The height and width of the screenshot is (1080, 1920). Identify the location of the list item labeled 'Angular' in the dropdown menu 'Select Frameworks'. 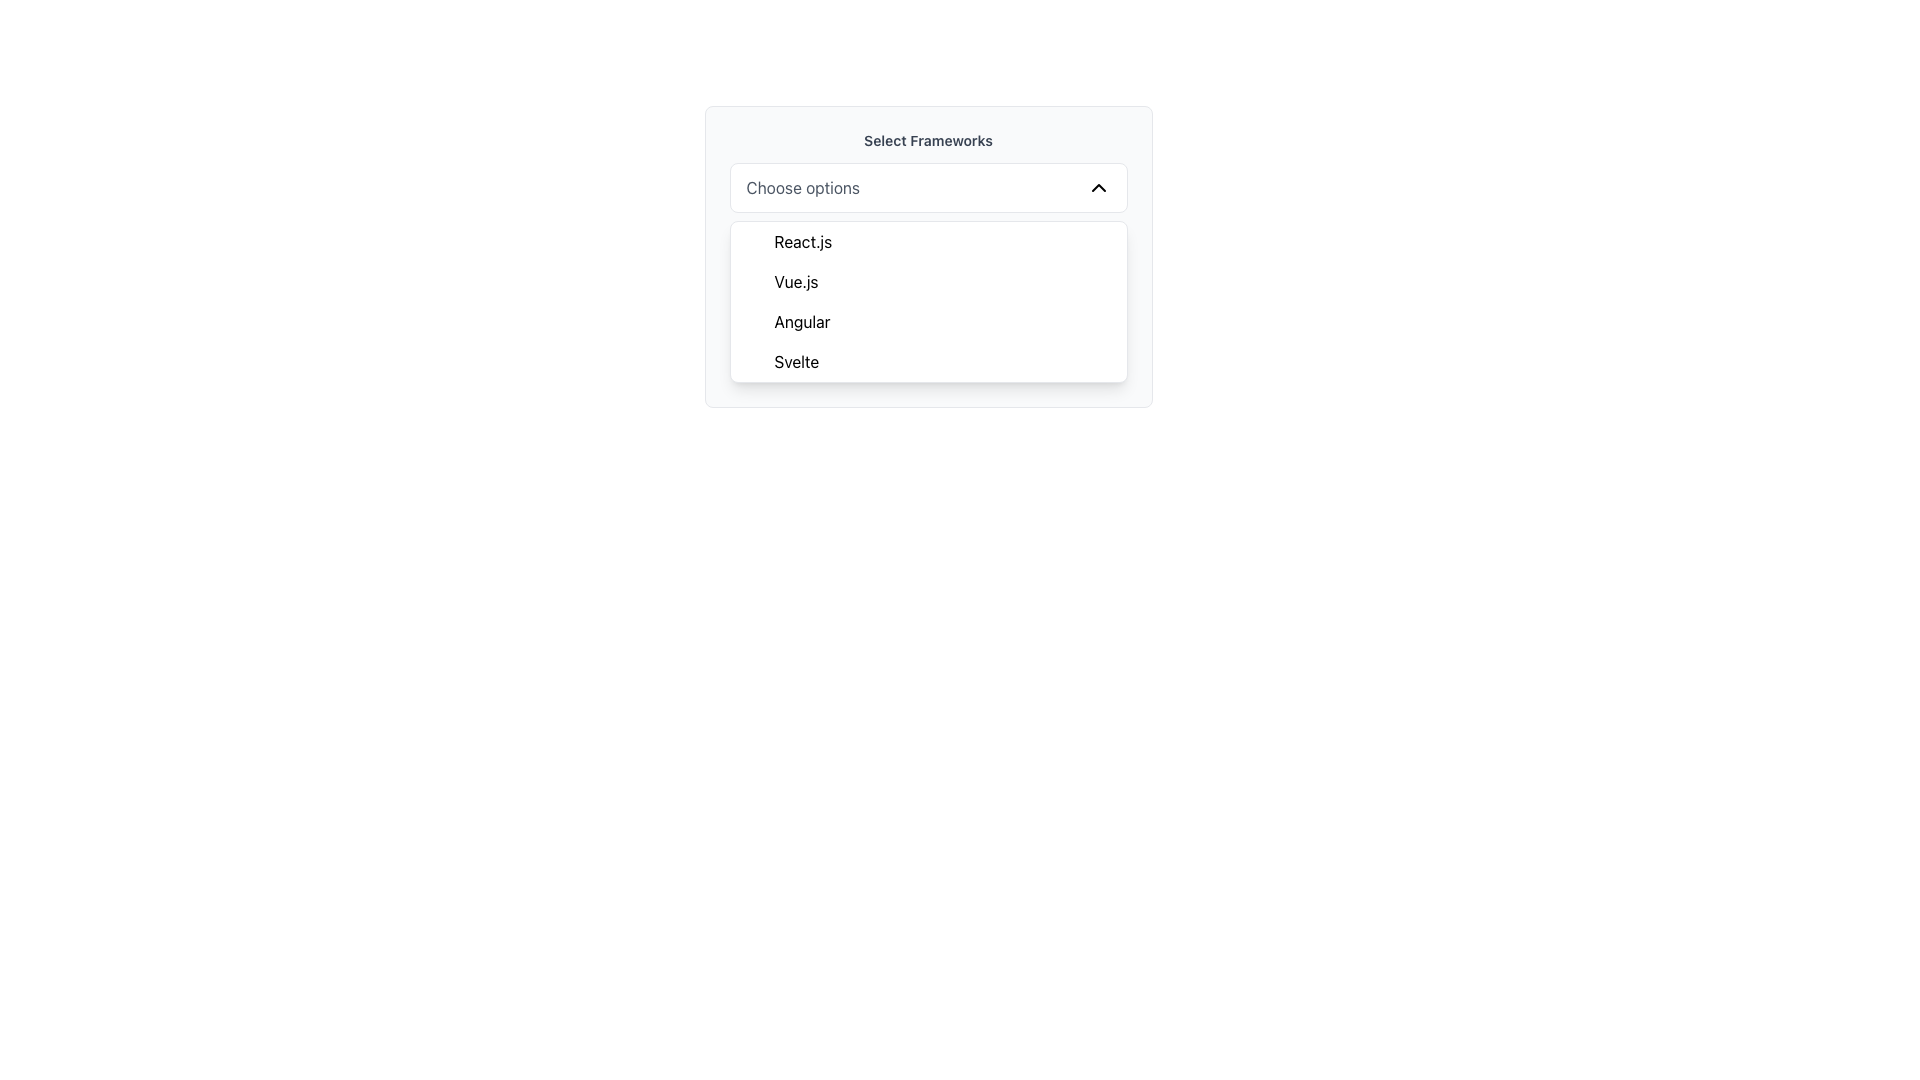
(927, 320).